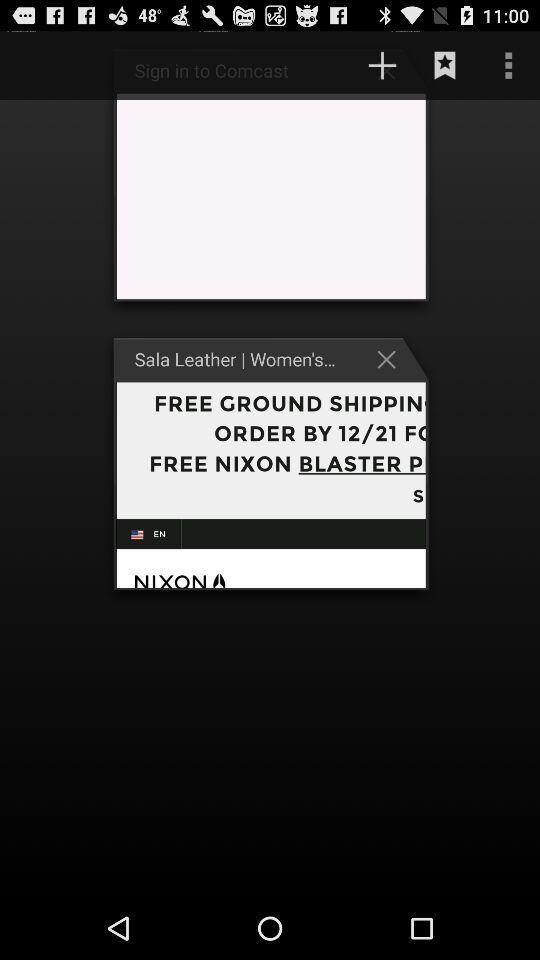 This screenshot has height=960, width=540. Describe the element at coordinates (508, 70) in the screenshot. I see `the more icon` at that location.